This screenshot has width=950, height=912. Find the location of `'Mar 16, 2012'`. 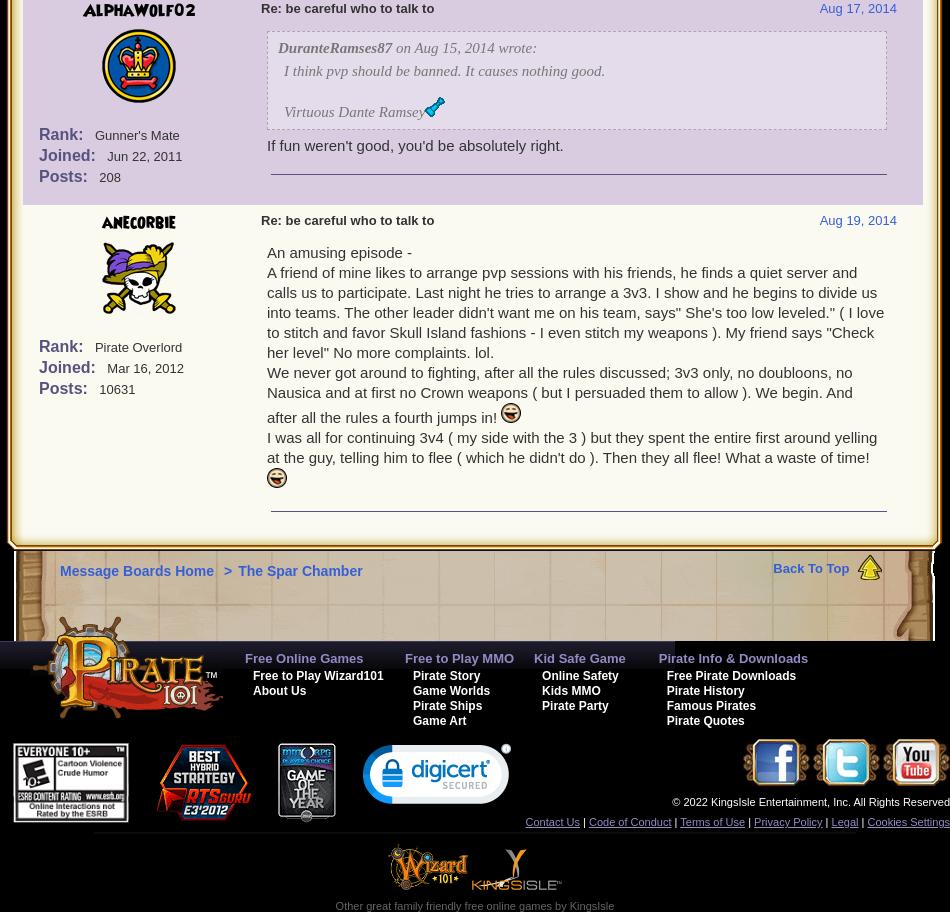

'Mar 16, 2012' is located at coordinates (144, 367).